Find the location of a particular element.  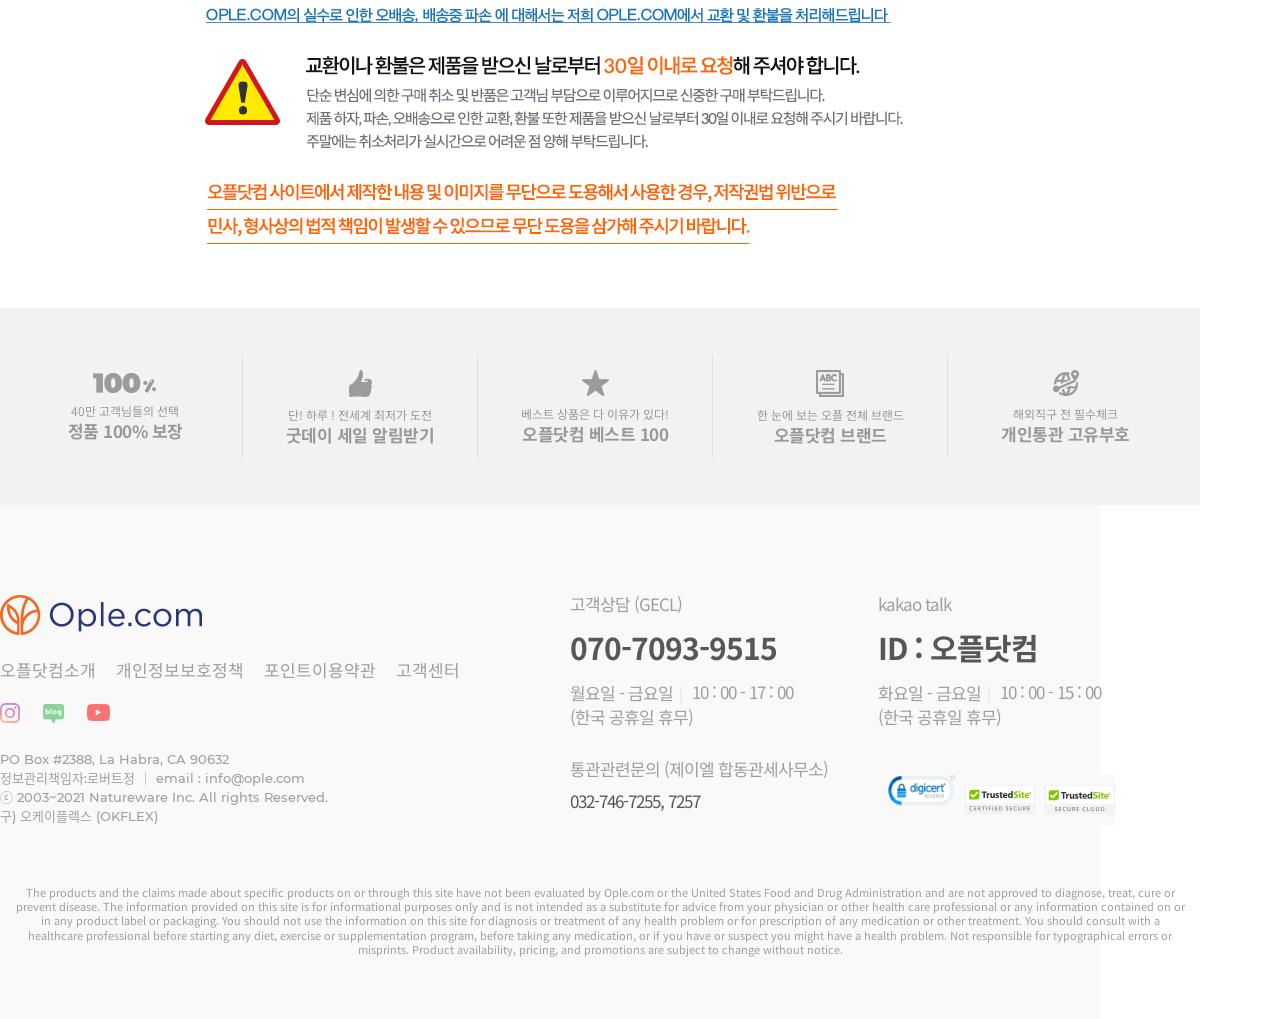

'정보관리책임자:로버트정     ｜' is located at coordinates (77, 775).